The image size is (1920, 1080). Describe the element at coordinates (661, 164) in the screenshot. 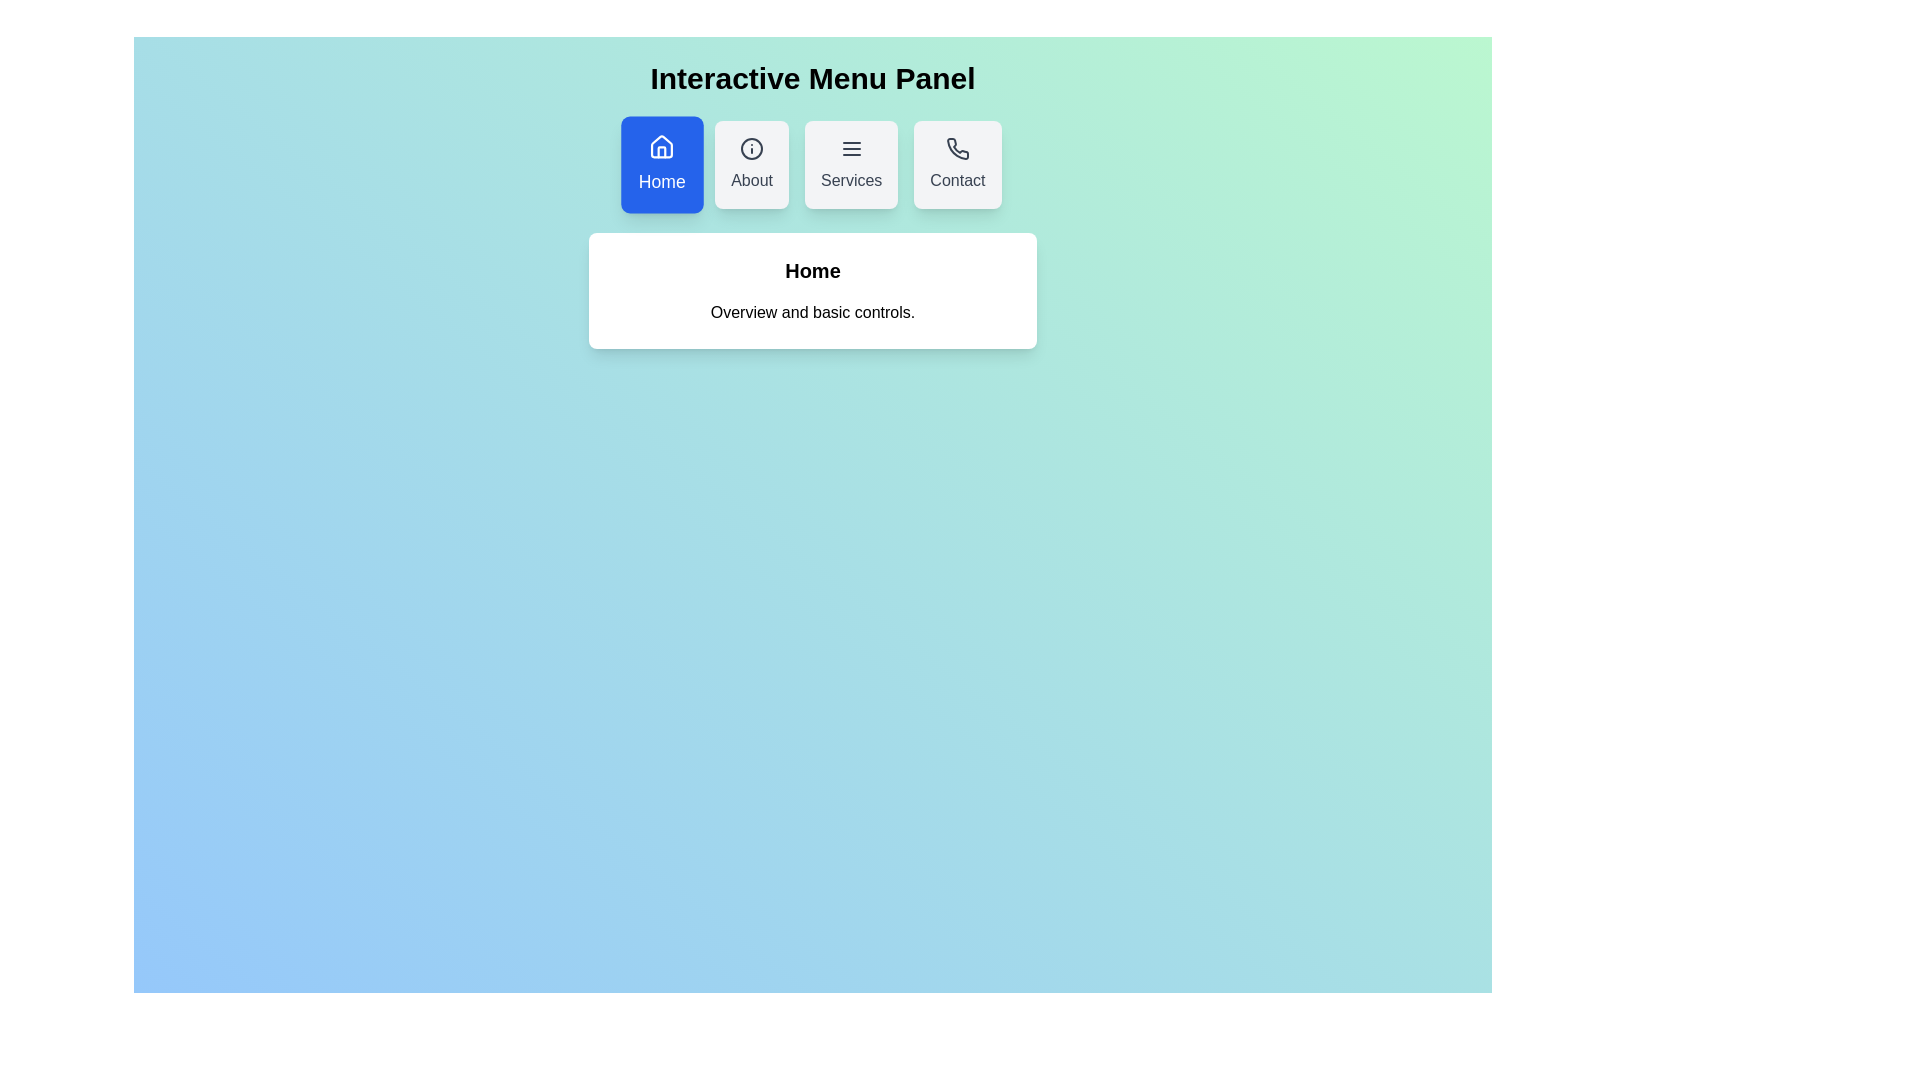

I see `the menu option Home` at that location.